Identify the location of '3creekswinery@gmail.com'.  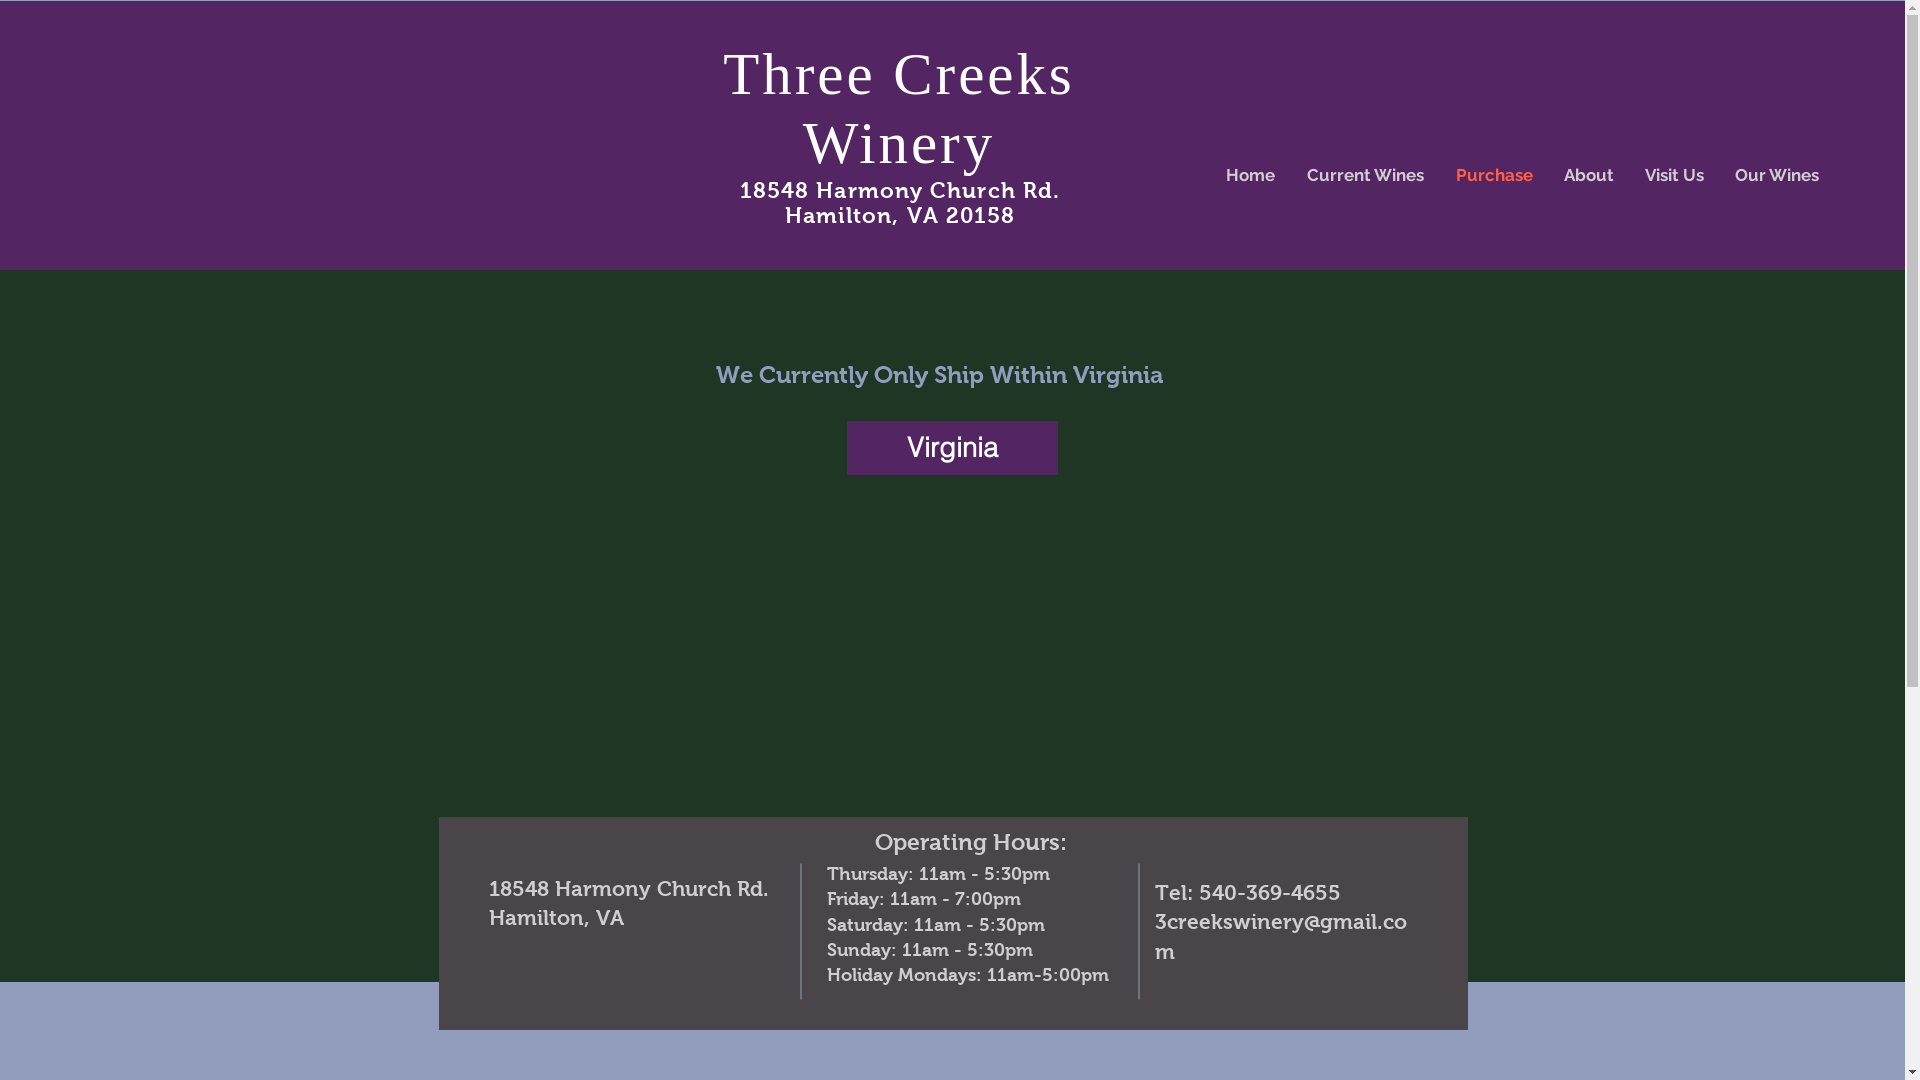
(1280, 936).